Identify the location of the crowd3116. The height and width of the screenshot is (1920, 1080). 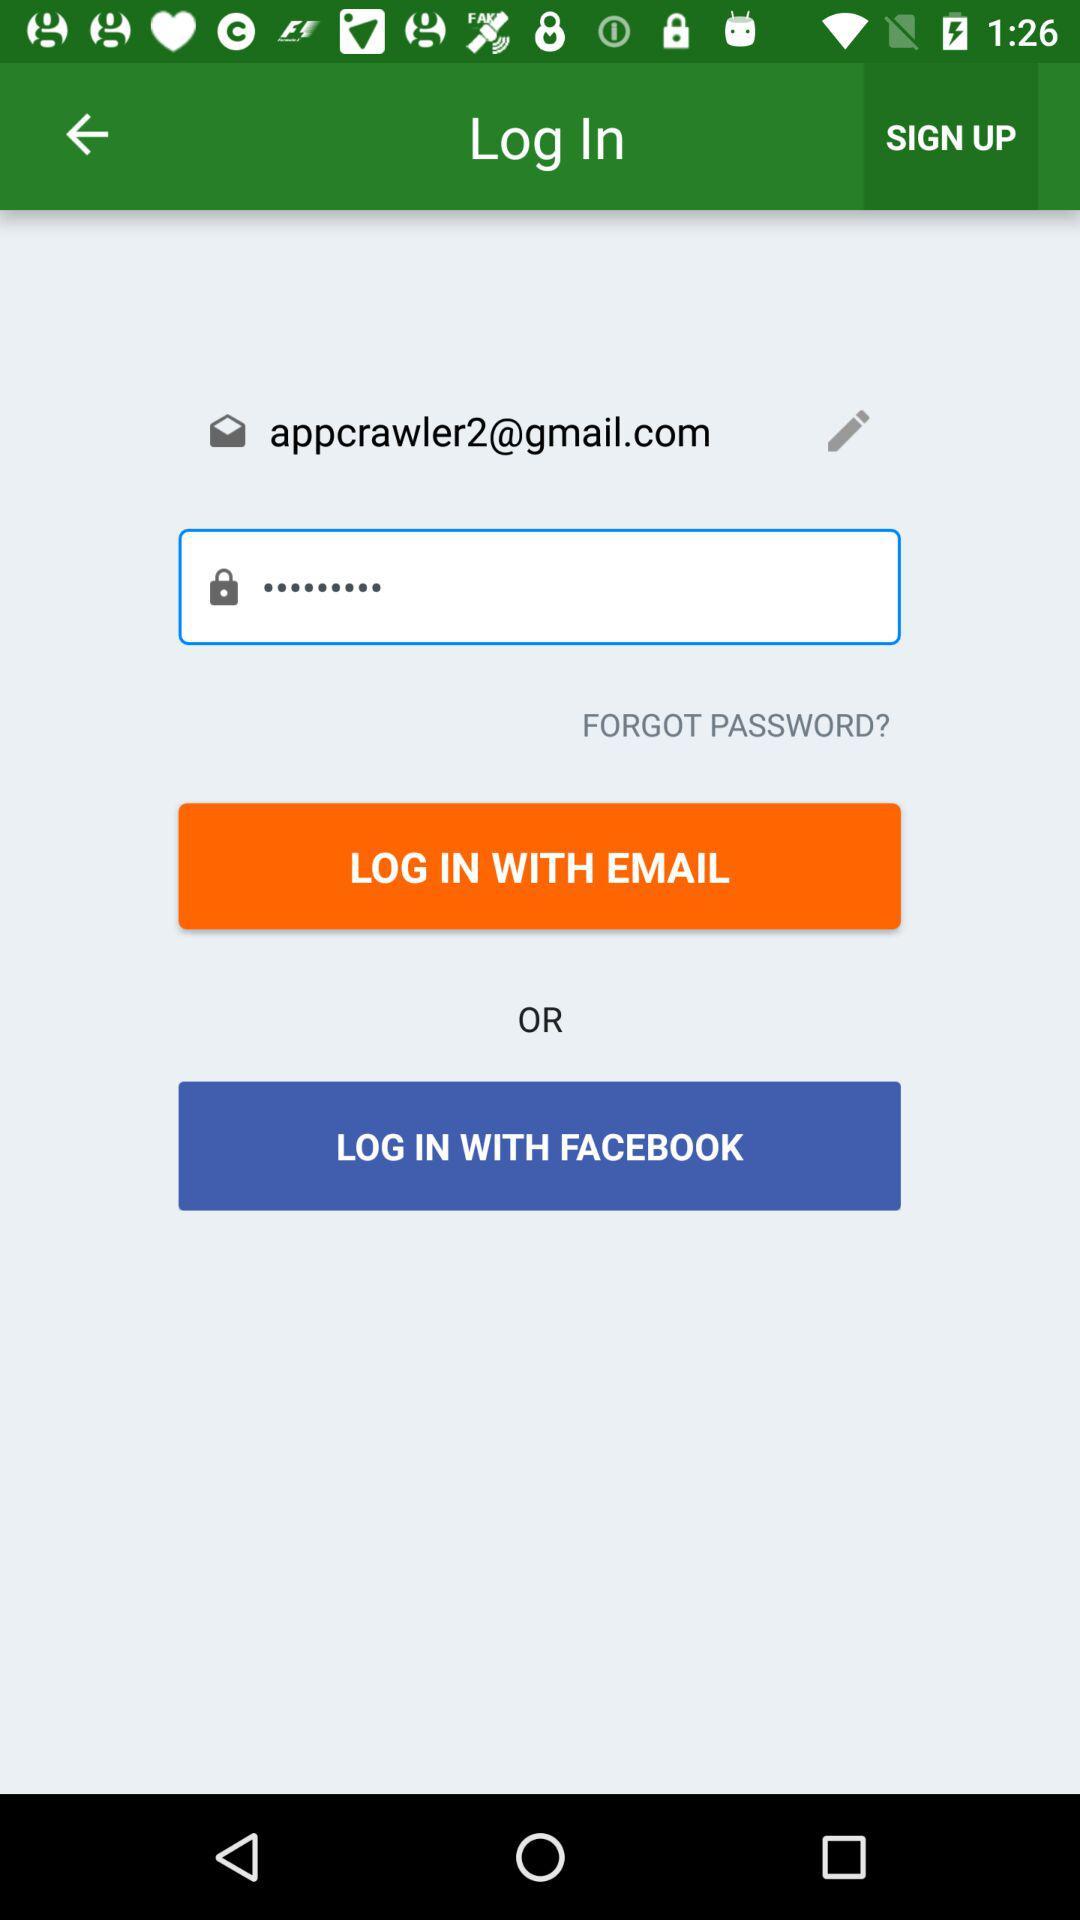
(538, 585).